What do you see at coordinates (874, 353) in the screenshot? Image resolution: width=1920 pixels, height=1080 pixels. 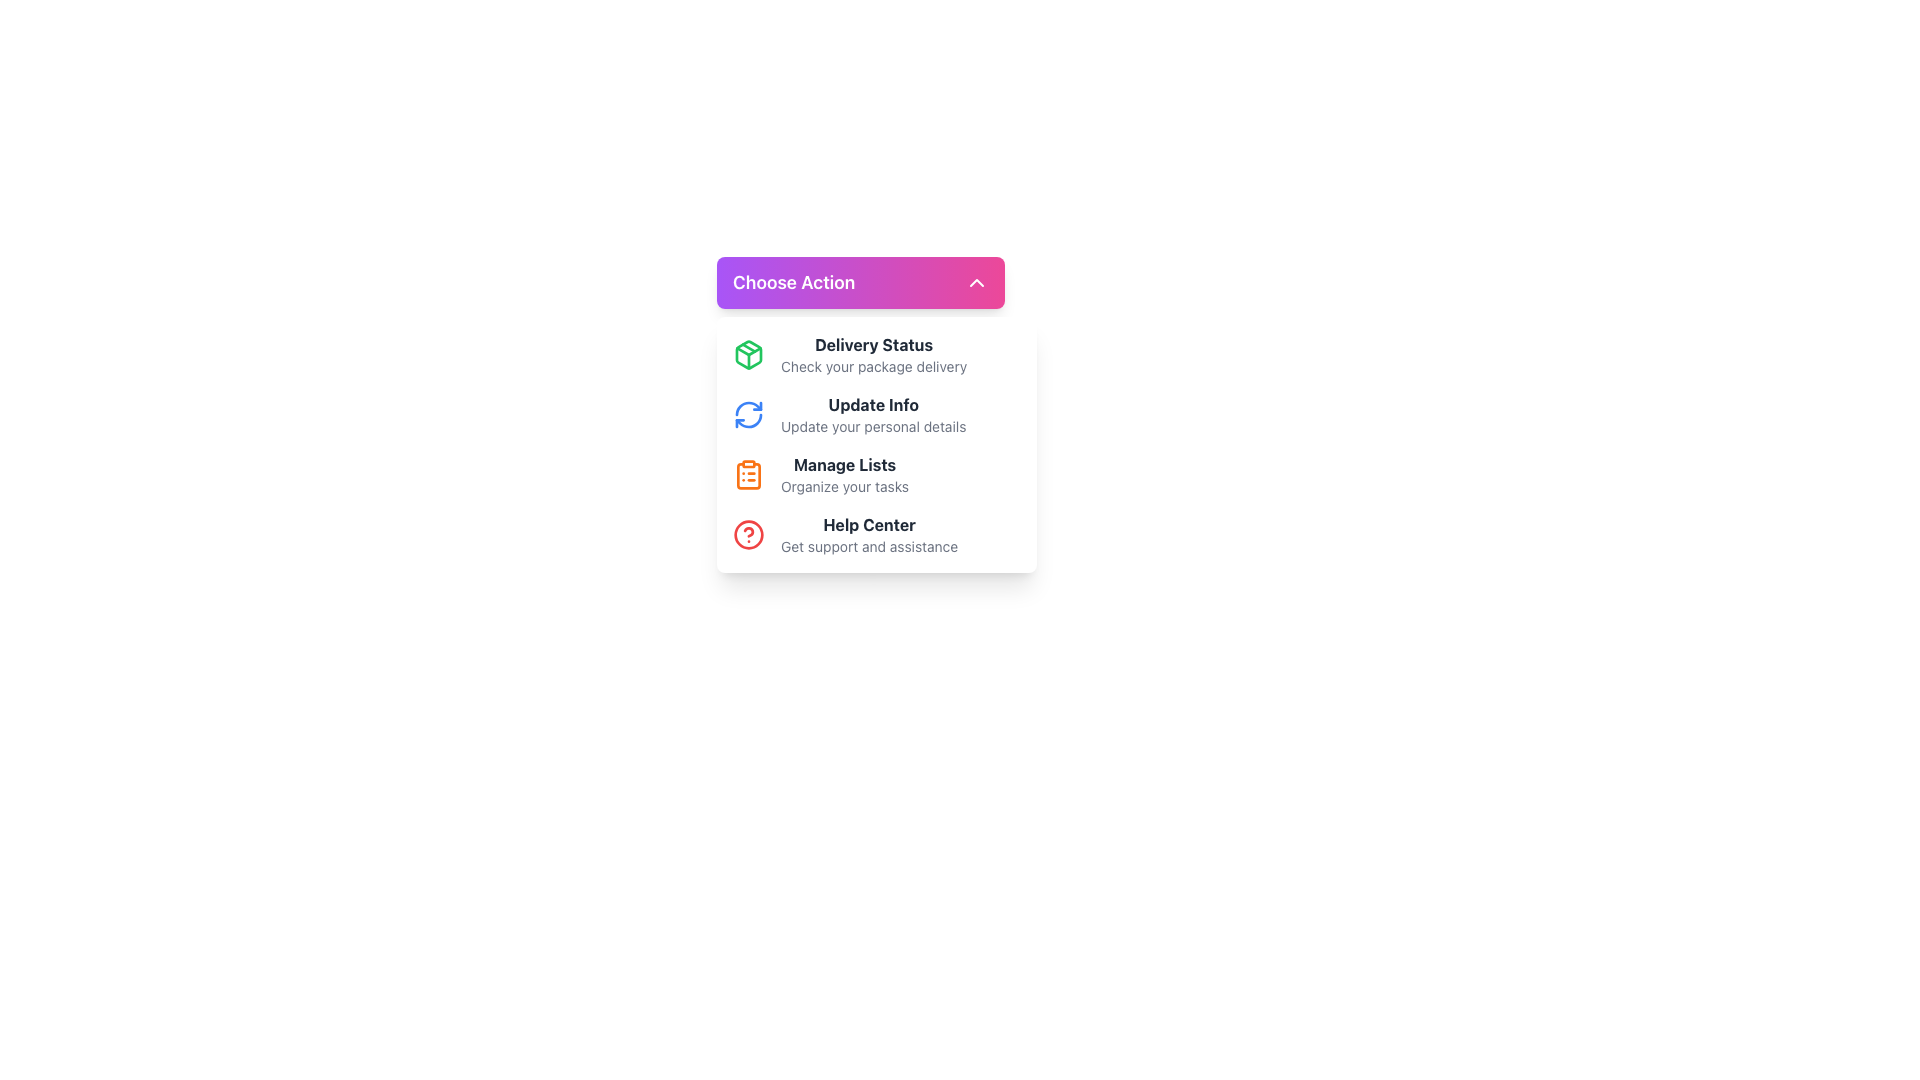 I see `text content of the 'Delivery Status' text block, which is the first option in the list beneath the 'Choose Action' header` at bounding box center [874, 353].